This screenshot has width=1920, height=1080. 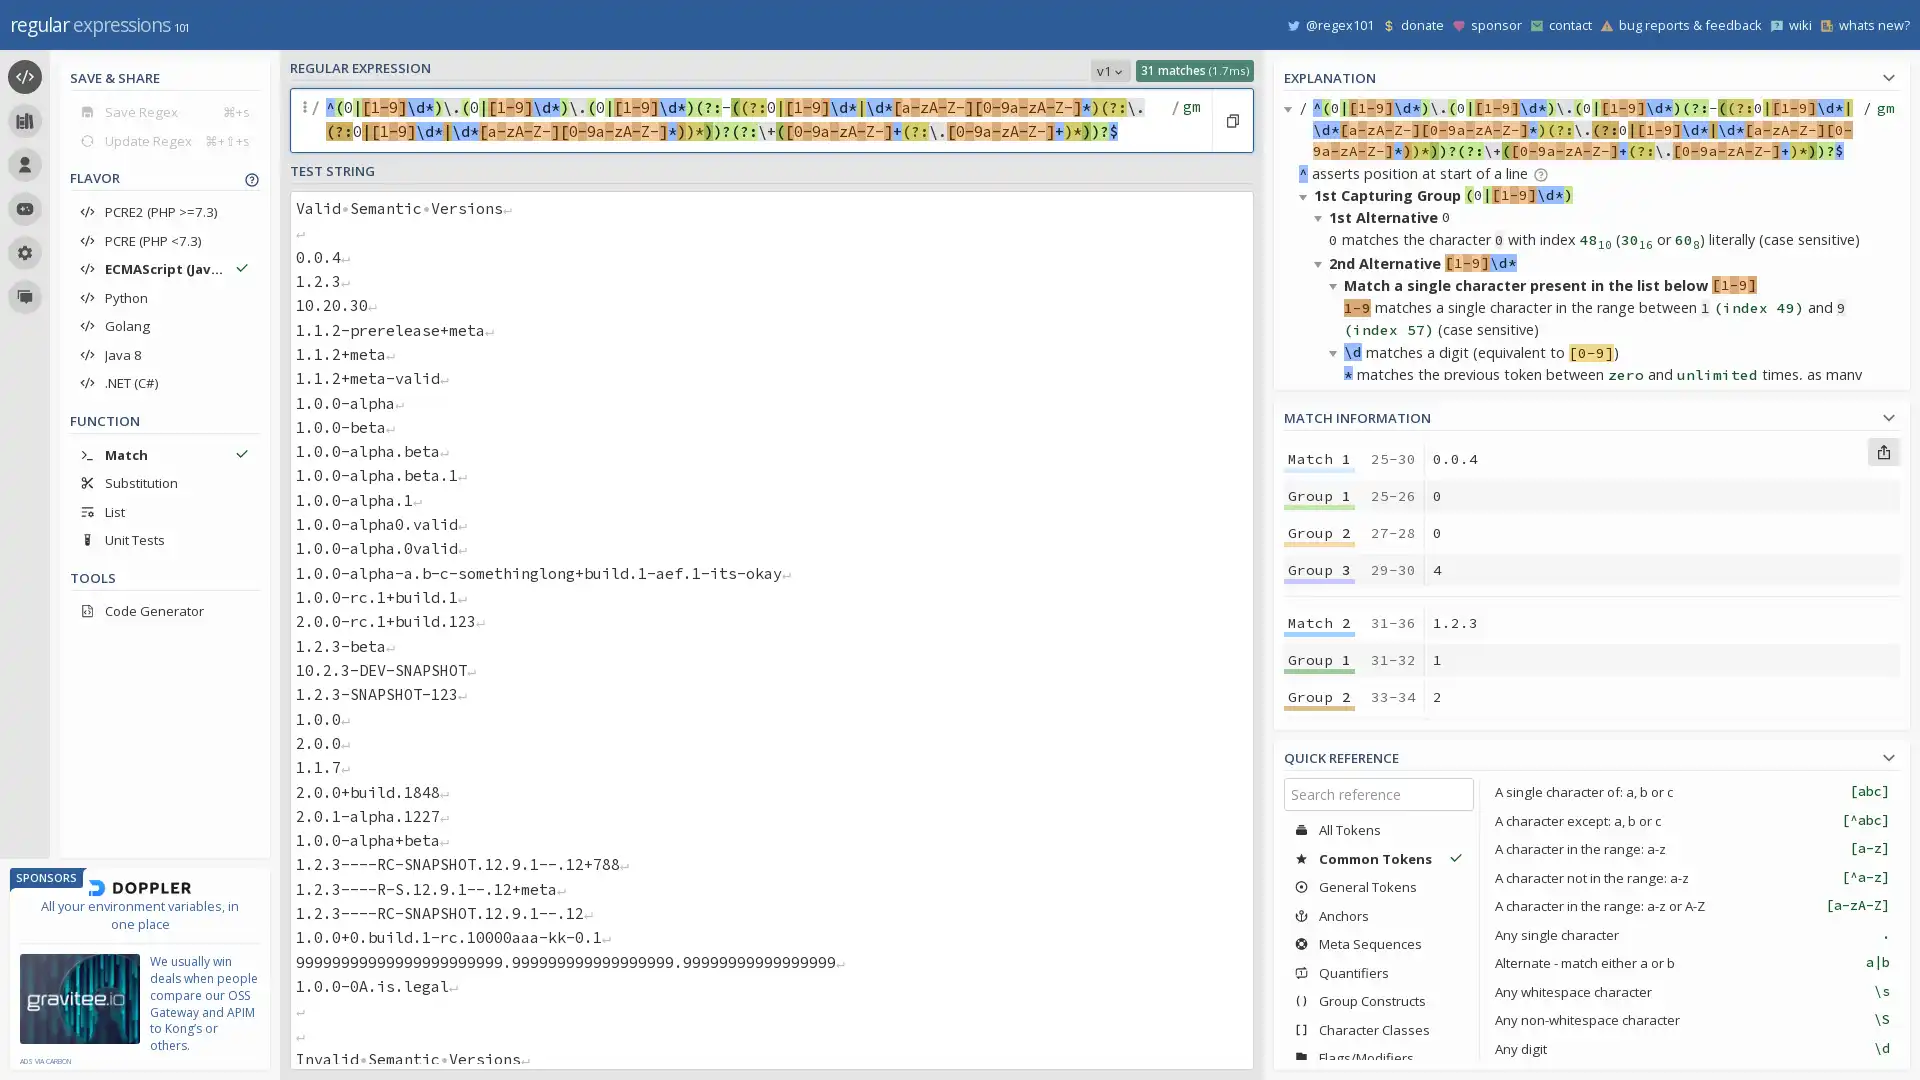 I want to click on Alternate - match either a or b a|b, so click(x=1691, y=962).